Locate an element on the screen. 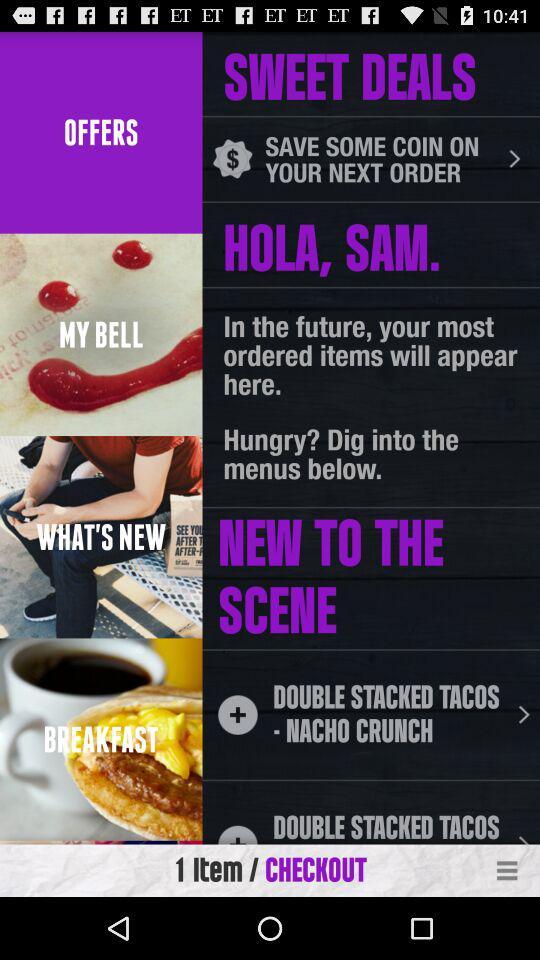 This screenshot has width=540, height=960. the plus icon which is next to double stacked tacos nacho crunch is located at coordinates (237, 715).